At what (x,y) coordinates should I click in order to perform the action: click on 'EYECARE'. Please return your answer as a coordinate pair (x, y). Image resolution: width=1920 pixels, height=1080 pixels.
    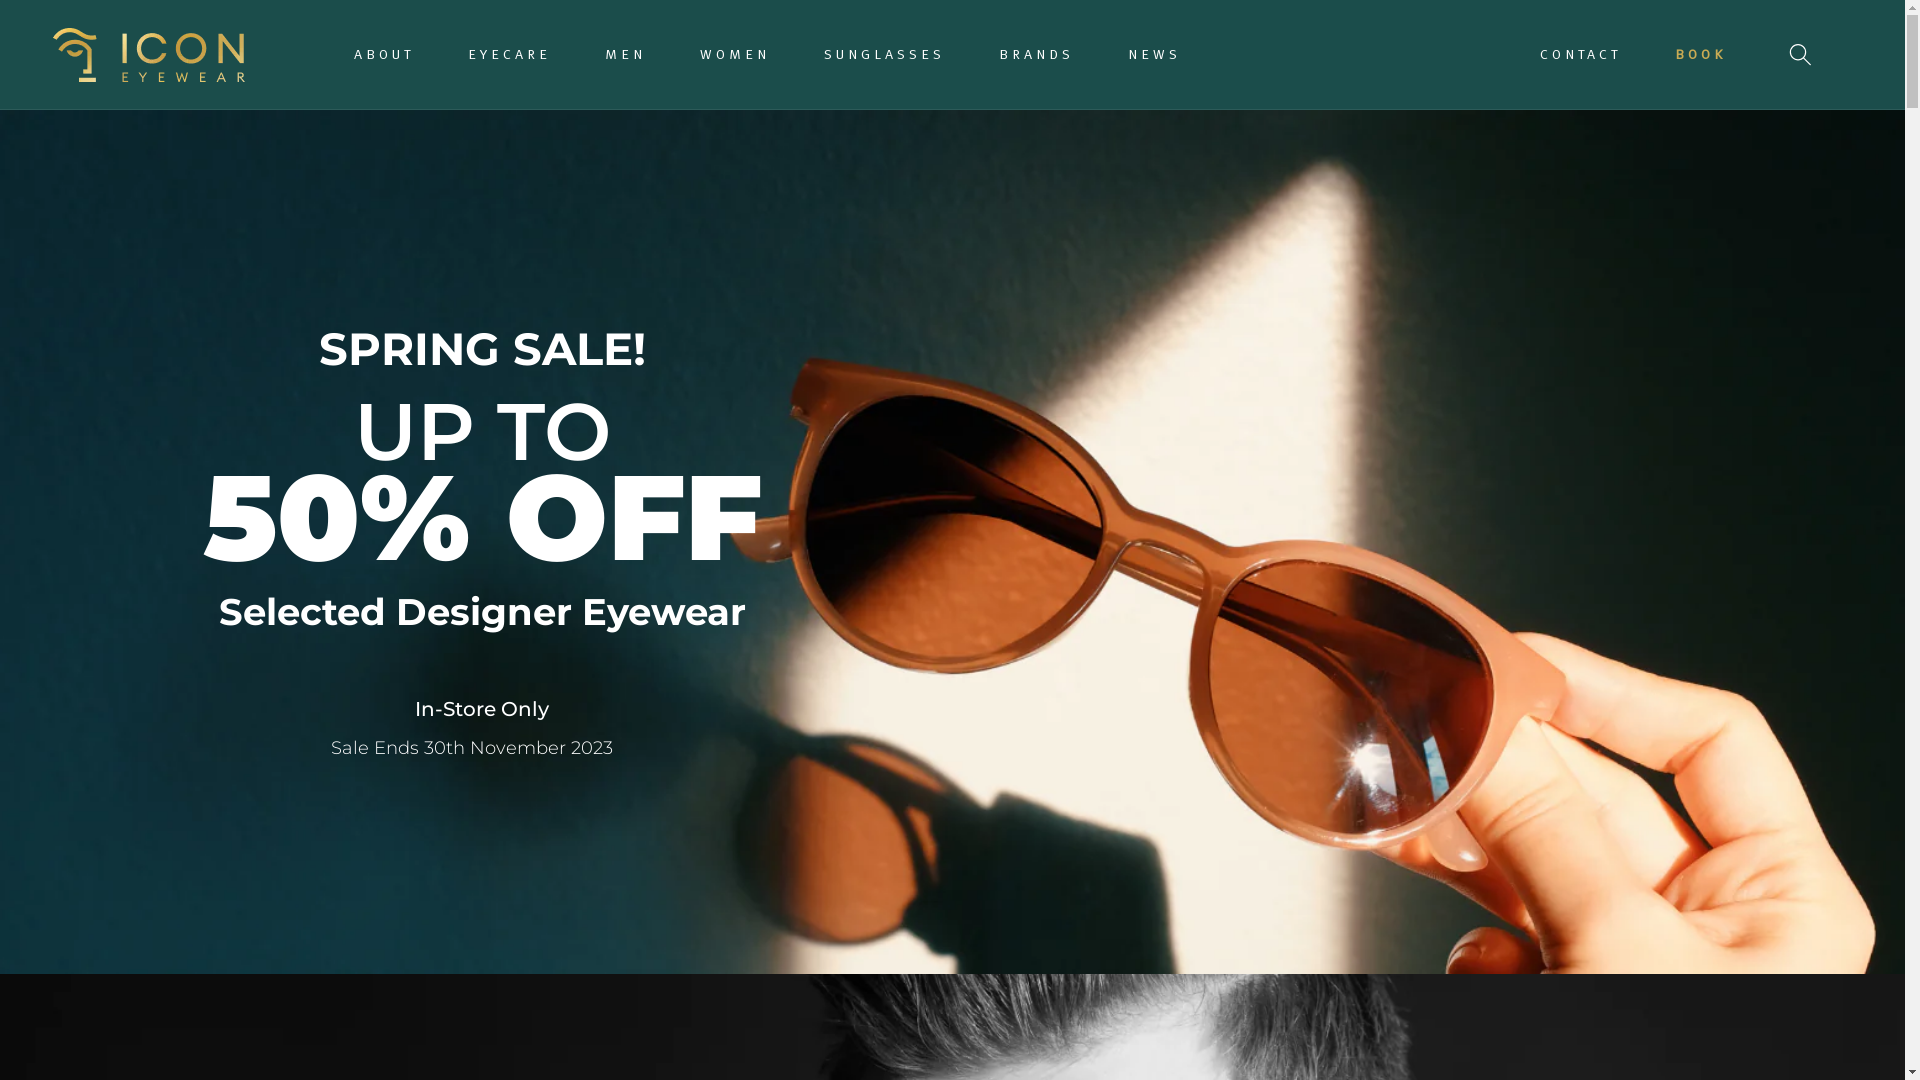
    Looking at the image, I should click on (455, 53).